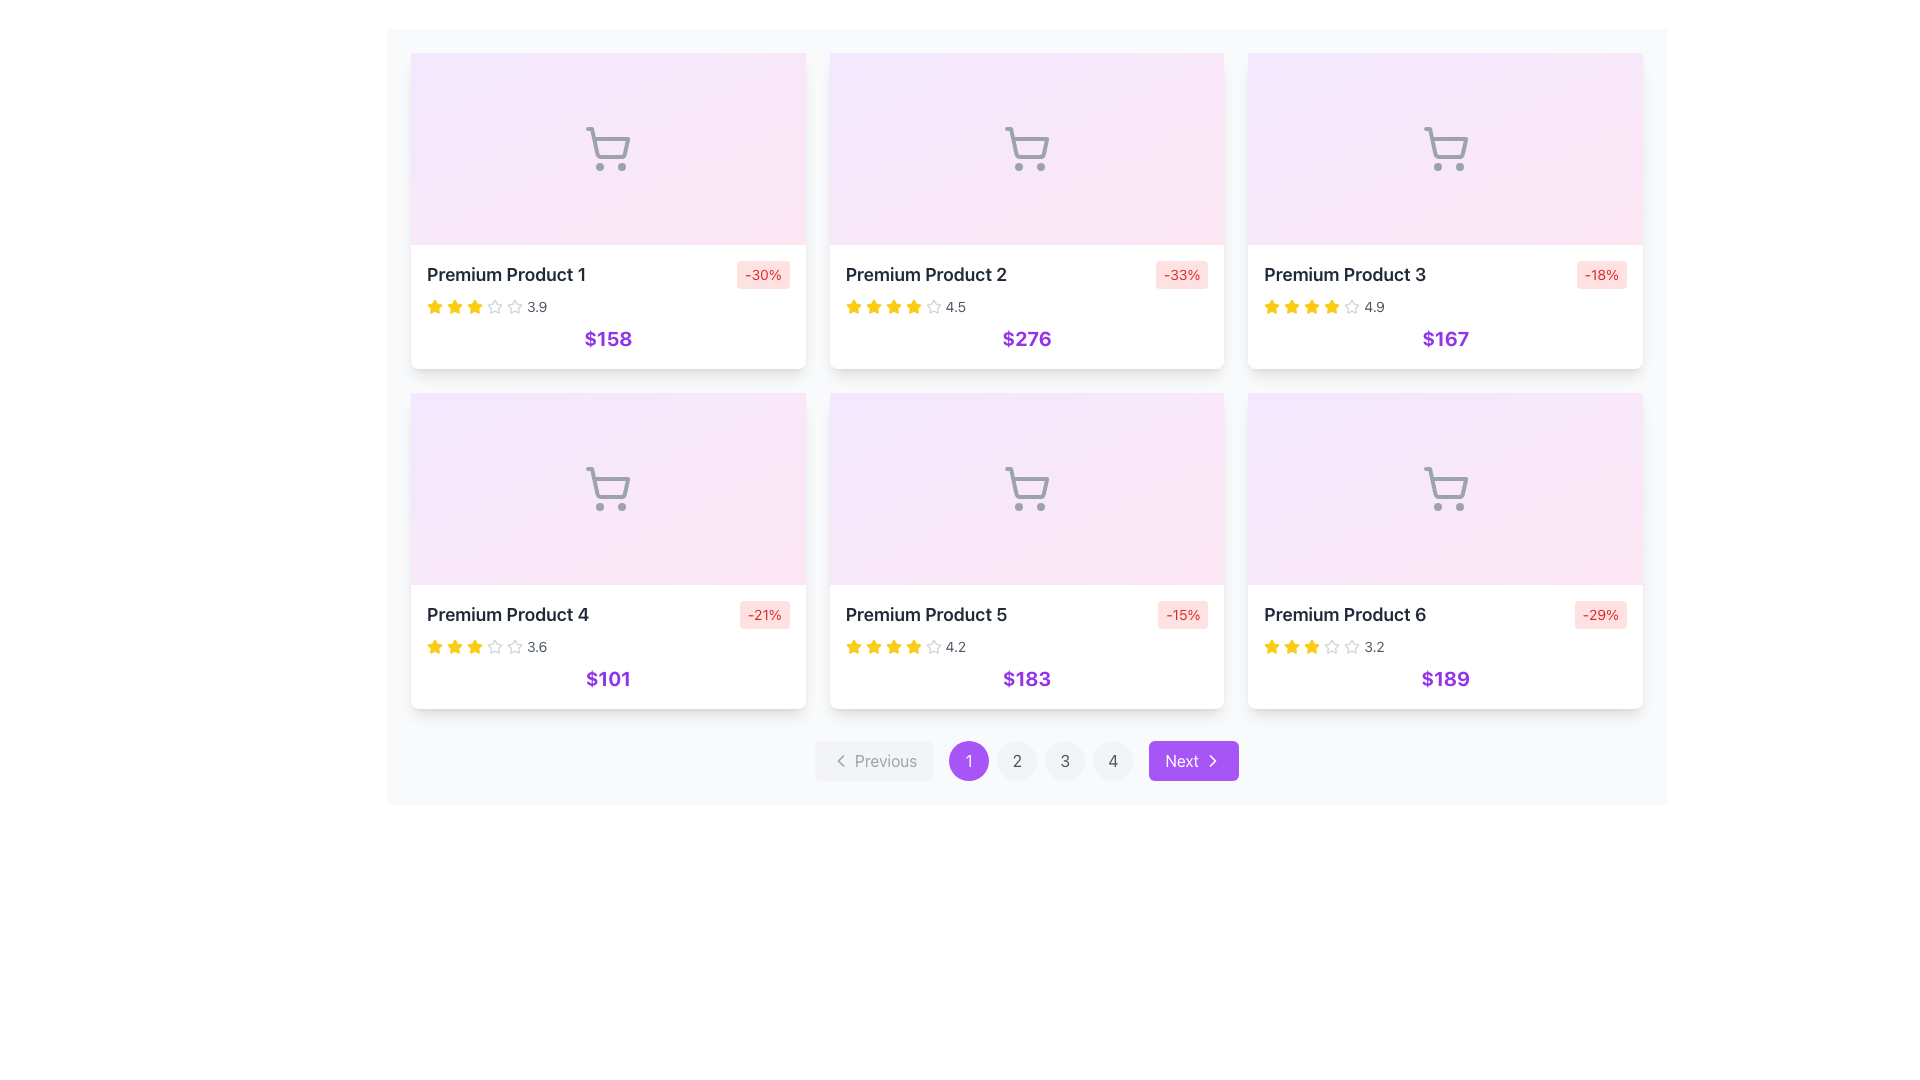 The width and height of the screenshot is (1920, 1080). I want to click on numerical representation of the product's rating displayed in the text label located in the last product card of the second row, to the right of the rating stars, so click(1373, 647).